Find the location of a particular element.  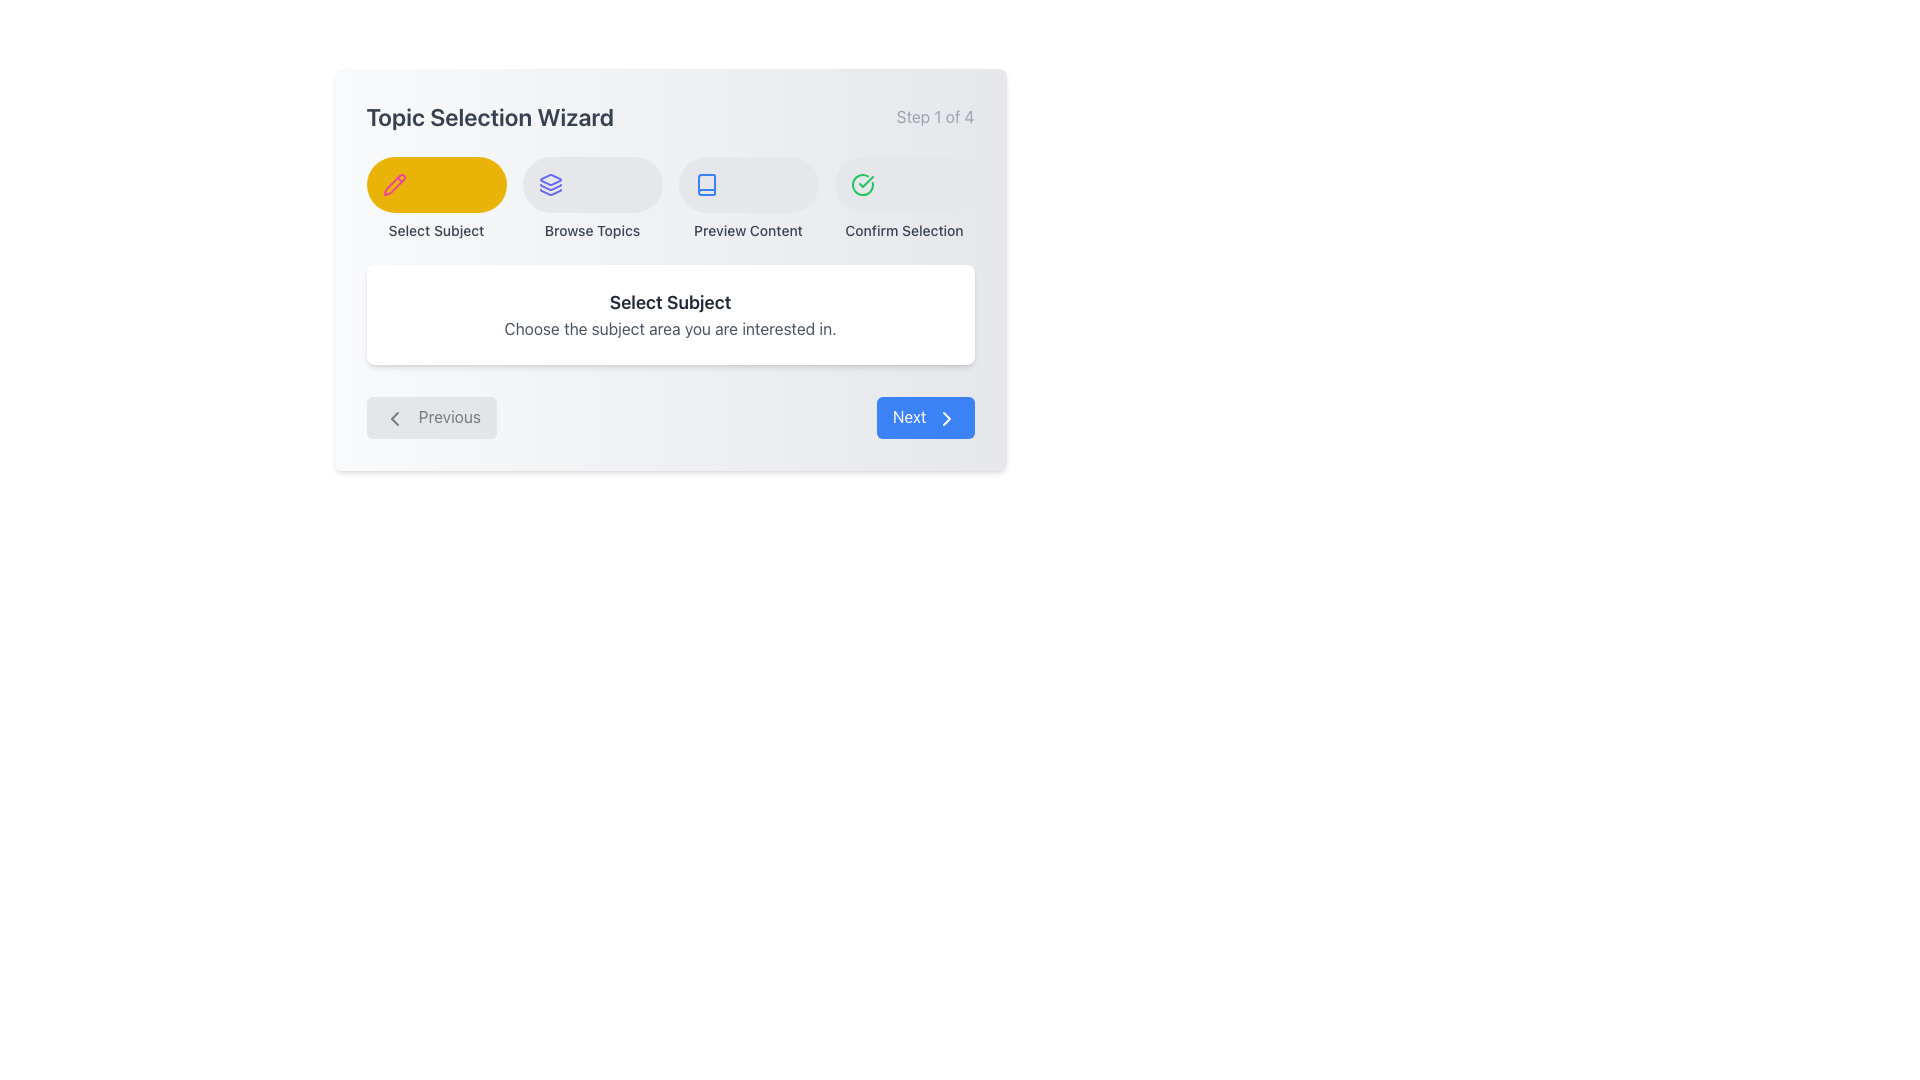

the vector graphic within the SVG element that is part of the pencil icon on the leftmost option in the horizontal navigation section of the dialog box, enhancing the button labeled 'Select Subject' is located at coordinates (394, 185).